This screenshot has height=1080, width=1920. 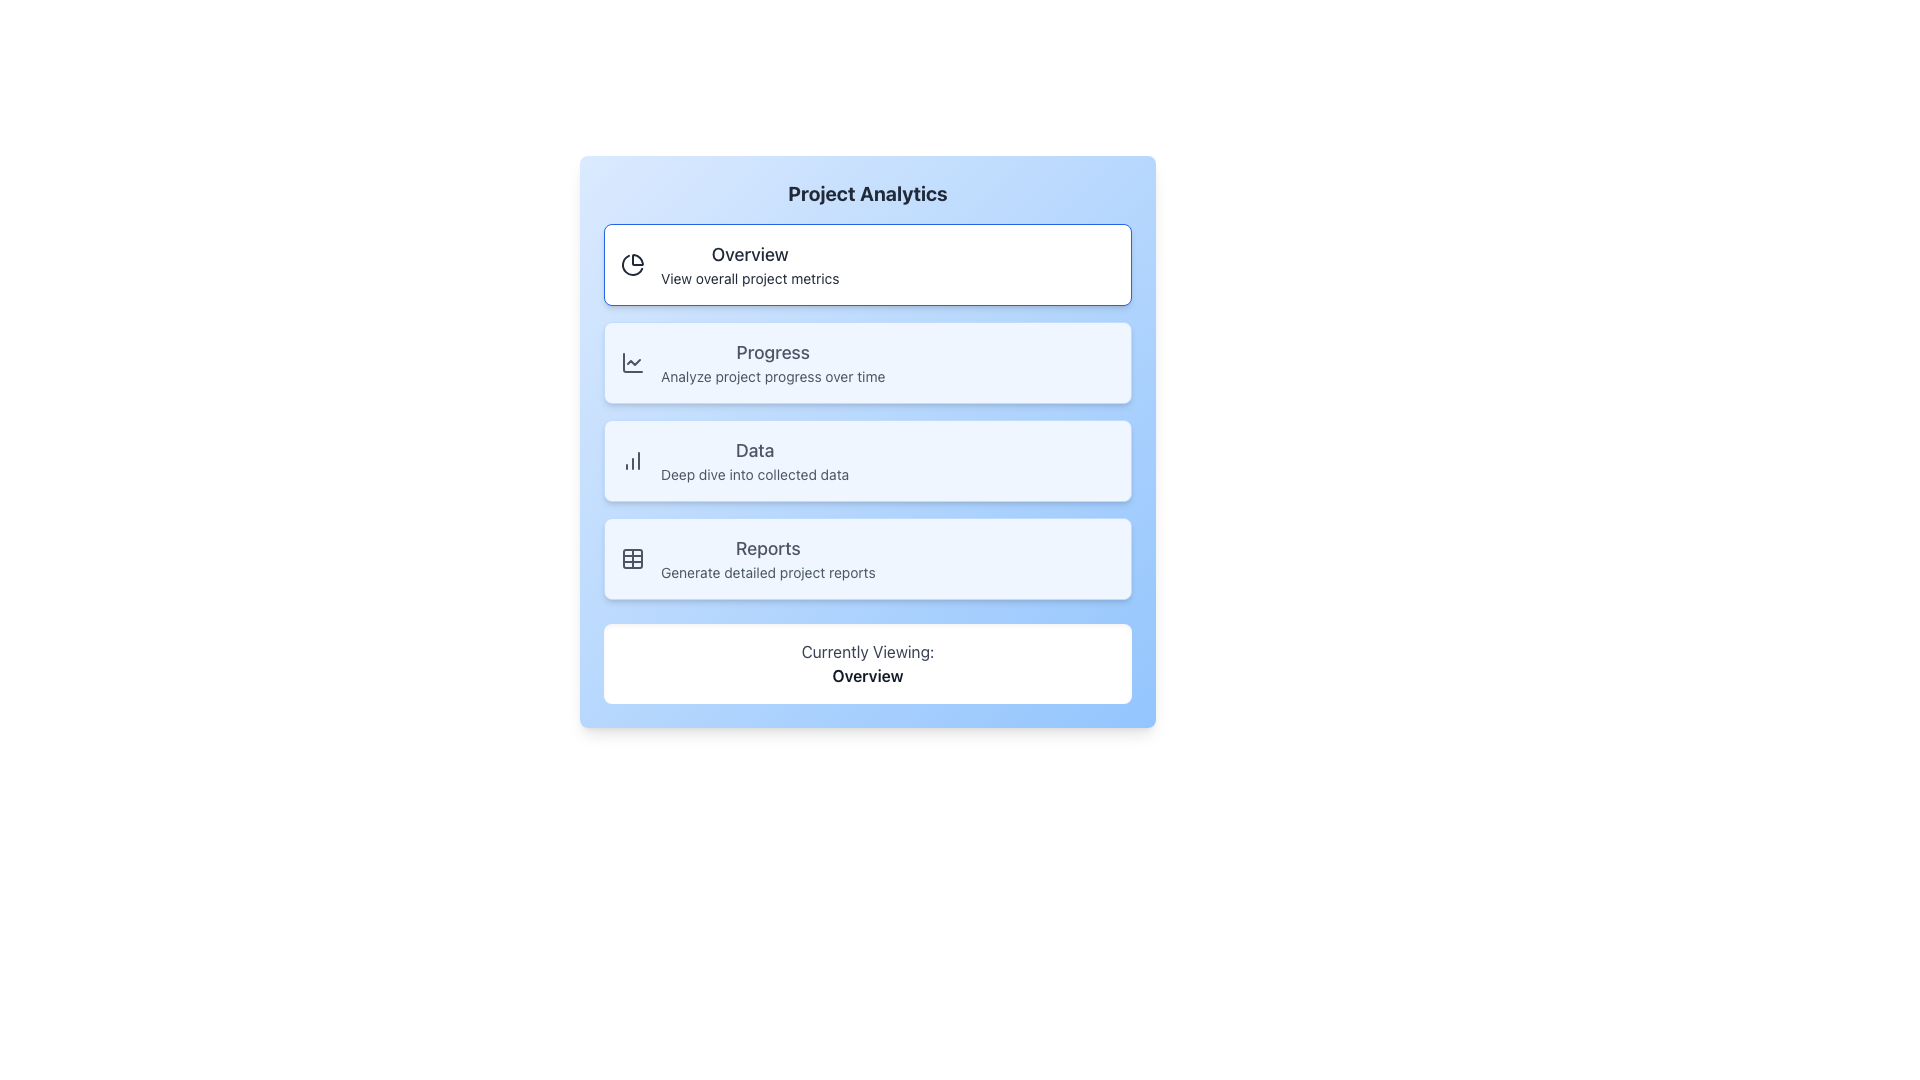 I want to click on the non-interactive Text label providing contextual information about the 'Data' section, which is positioned below the word 'Data' and to the right of a data analysis icon, so click(x=754, y=474).